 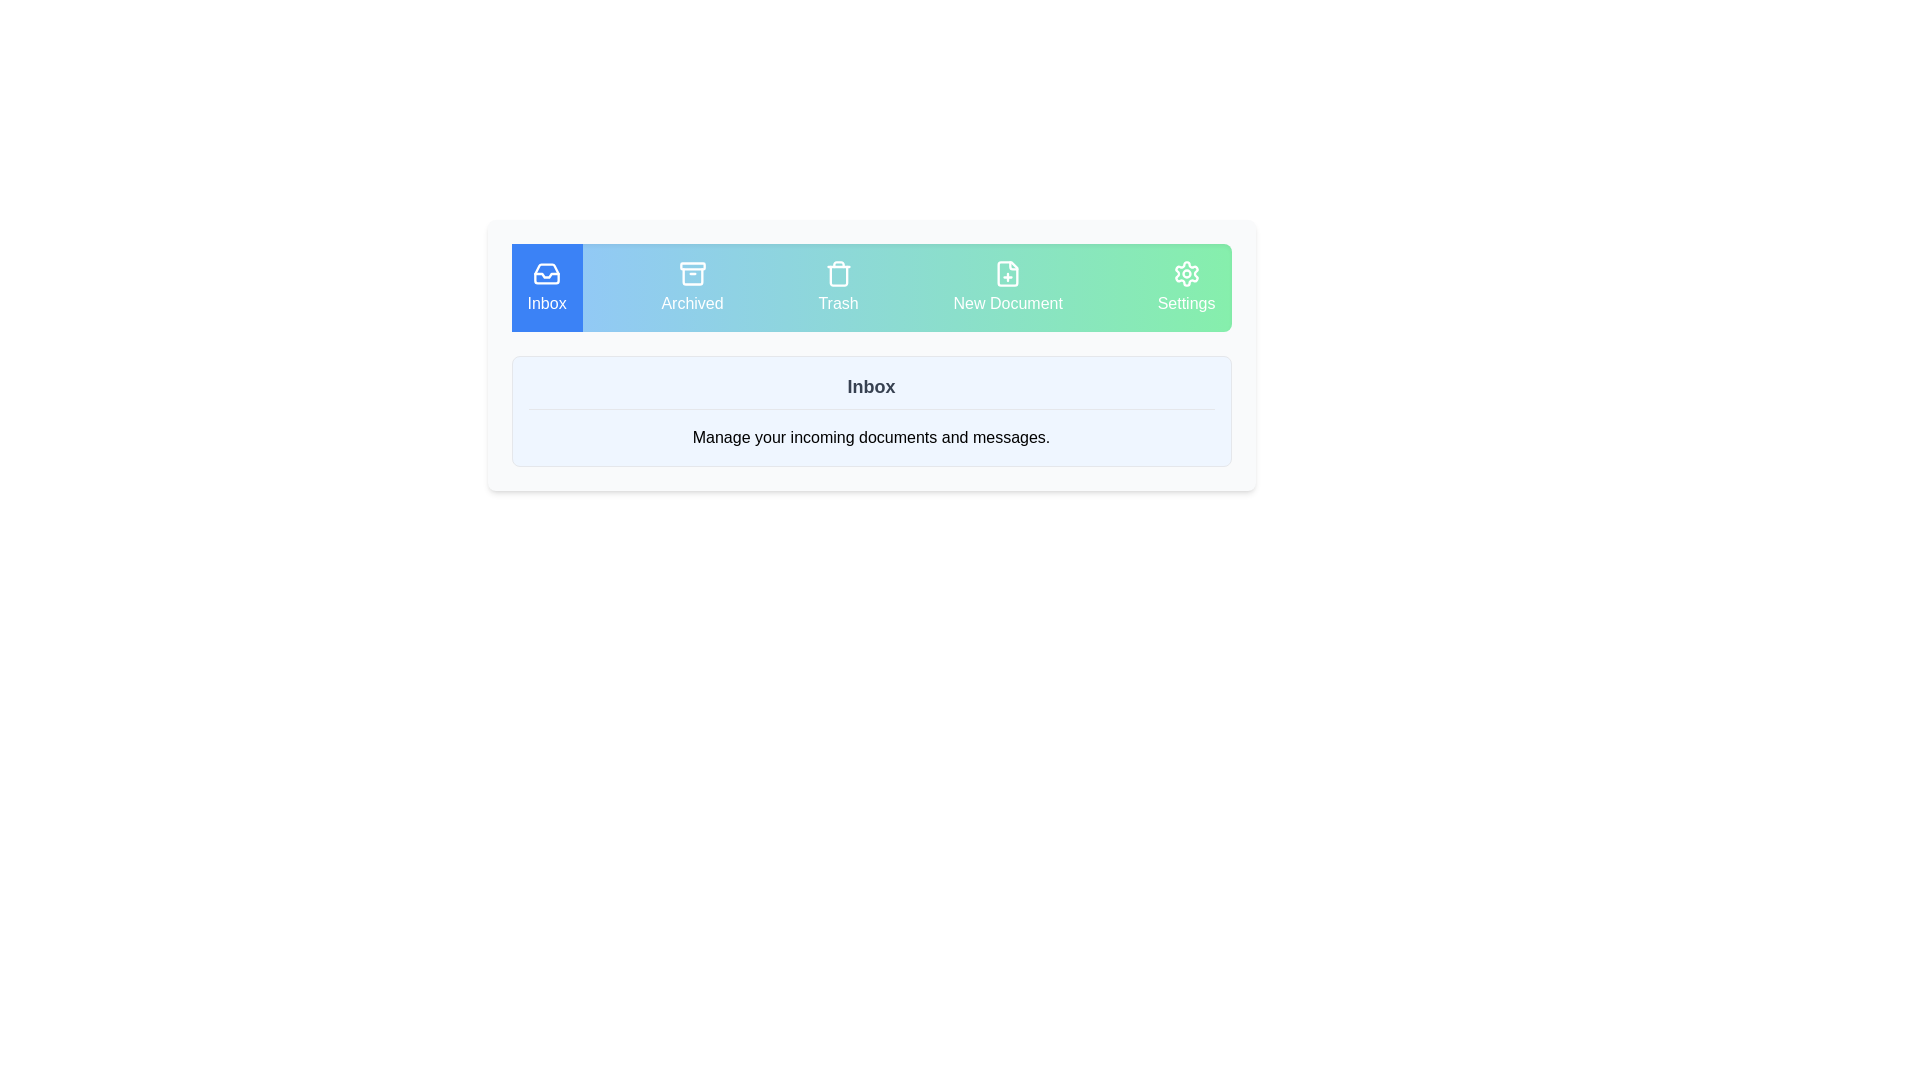 I want to click on the tab labeled Trash to switch to it, so click(x=838, y=288).